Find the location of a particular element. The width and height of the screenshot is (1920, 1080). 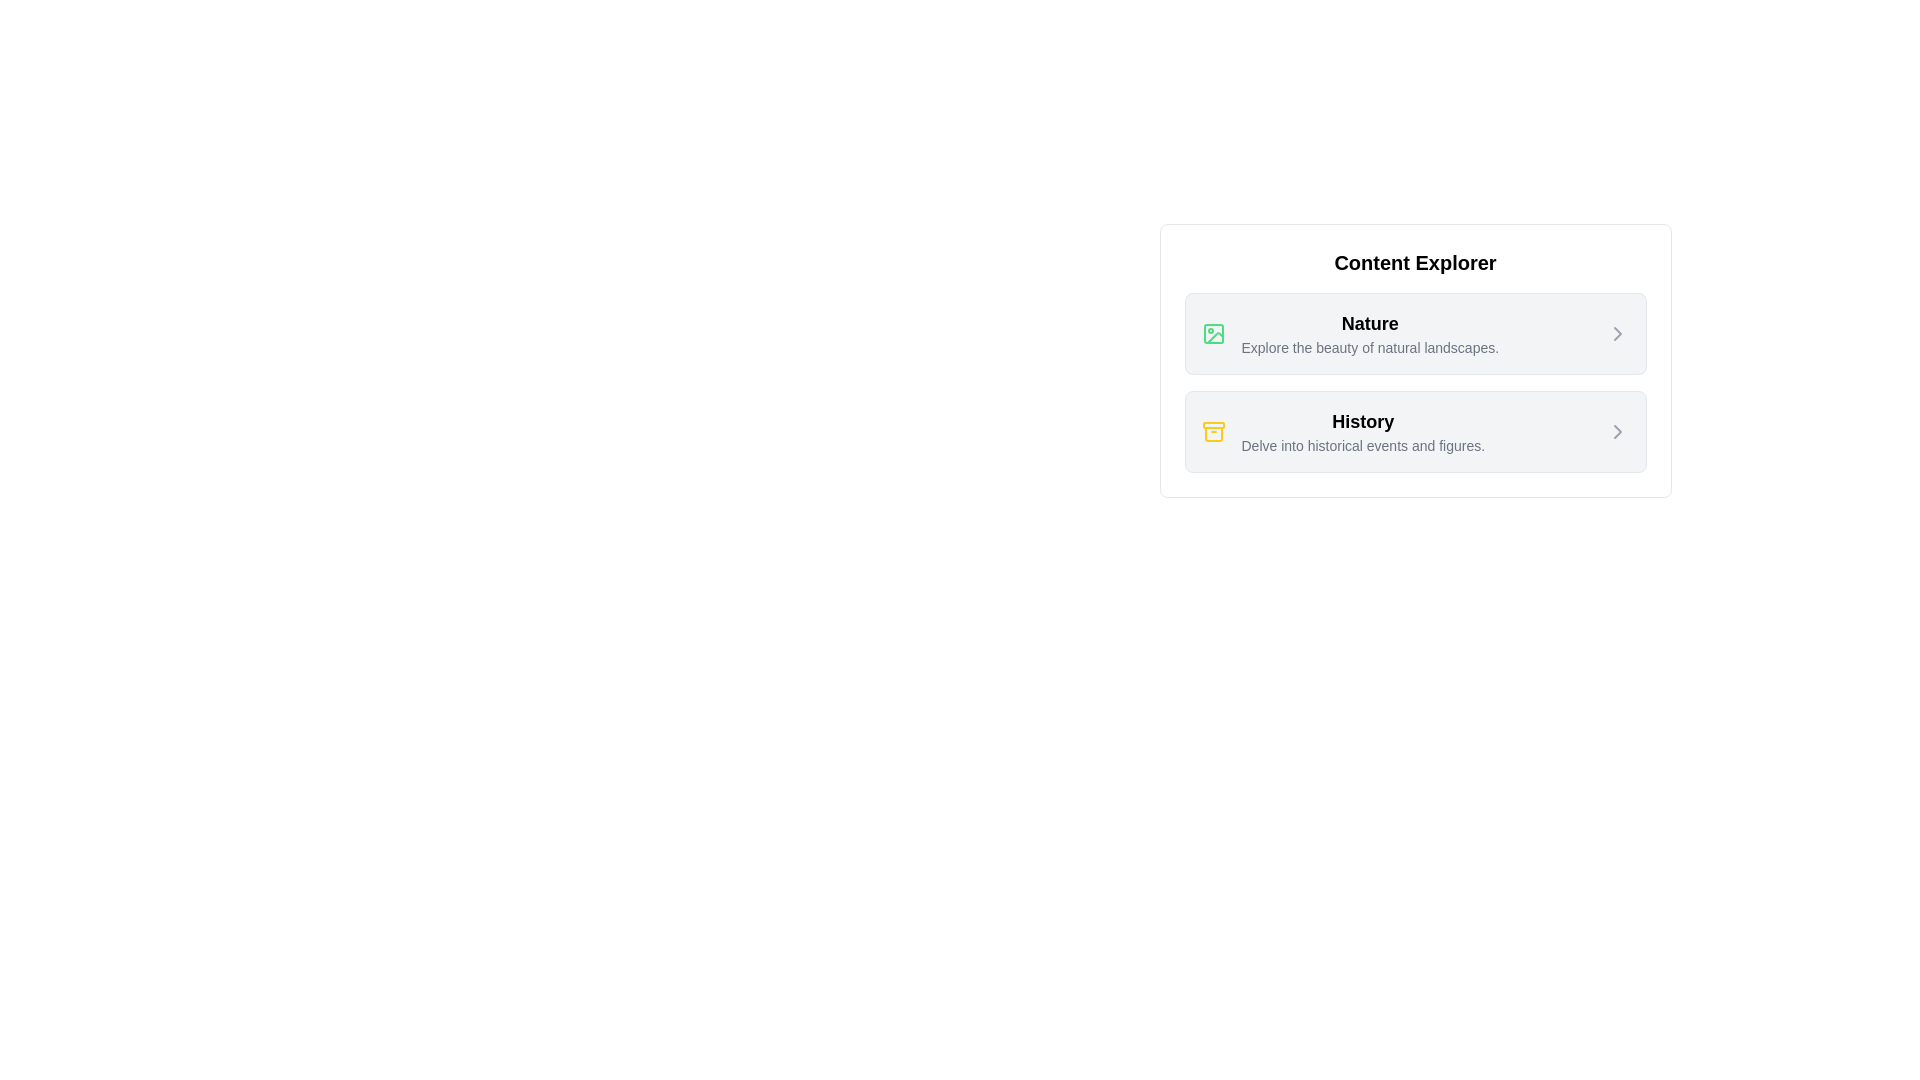

the second list item with text content is located at coordinates (1362, 431).